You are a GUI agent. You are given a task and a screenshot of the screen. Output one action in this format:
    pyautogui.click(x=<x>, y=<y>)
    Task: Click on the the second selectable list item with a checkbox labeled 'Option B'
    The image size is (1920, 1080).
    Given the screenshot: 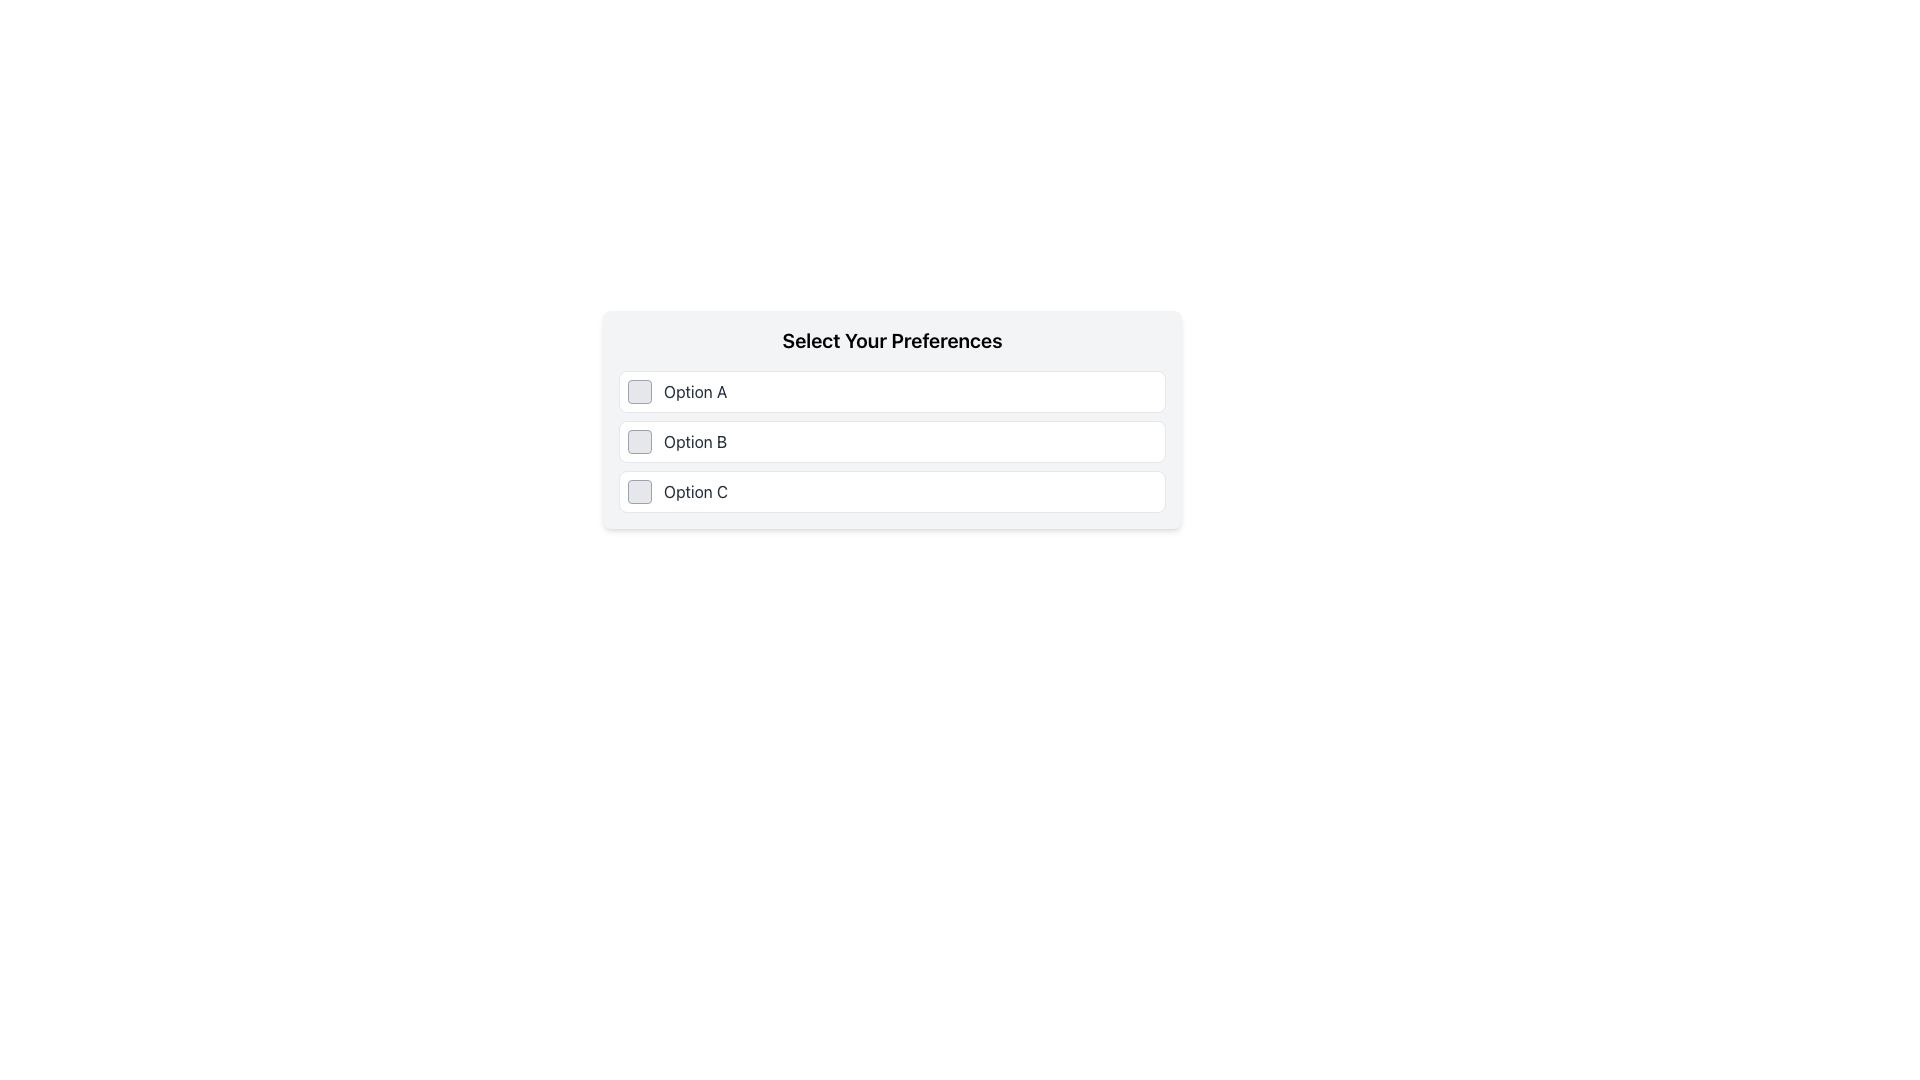 What is the action you would take?
    pyautogui.click(x=891, y=441)
    